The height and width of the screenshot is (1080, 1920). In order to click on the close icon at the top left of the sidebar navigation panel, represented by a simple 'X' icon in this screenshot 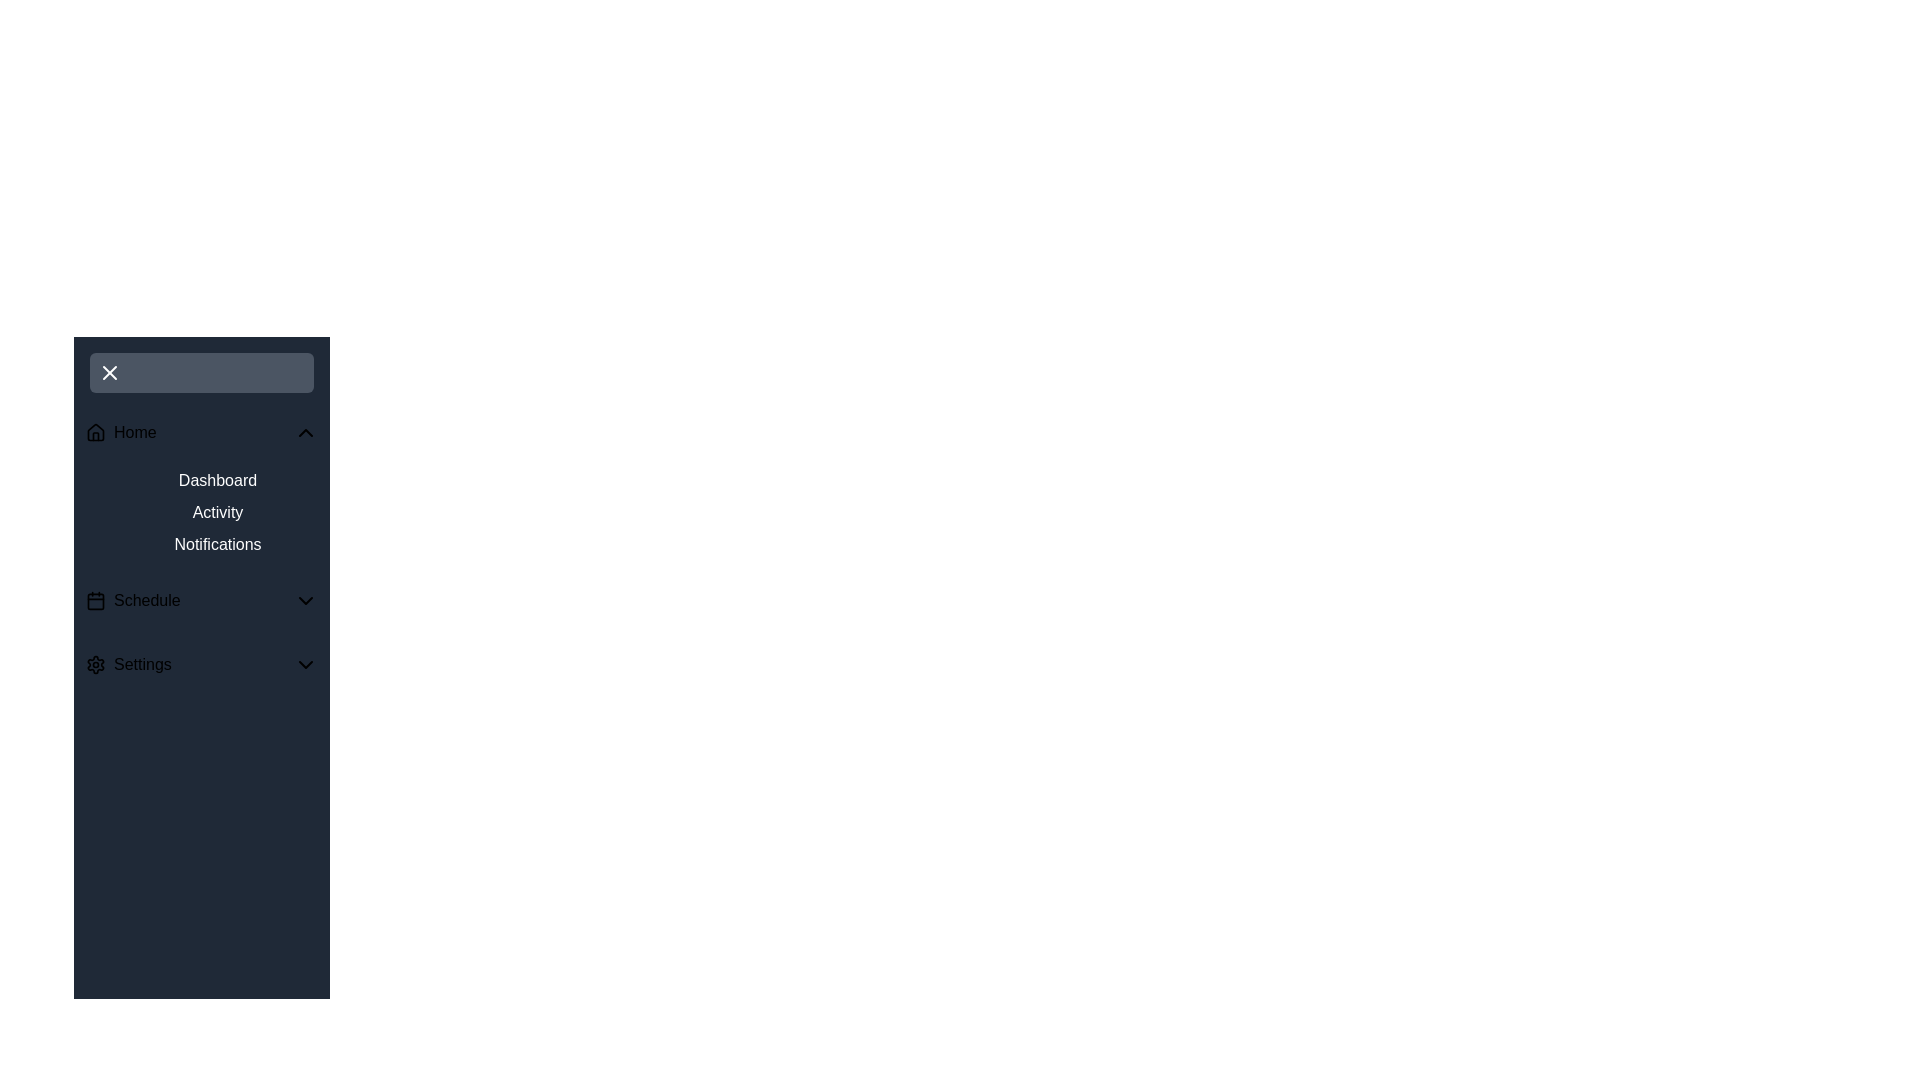, I will do `click(109, 373)`.